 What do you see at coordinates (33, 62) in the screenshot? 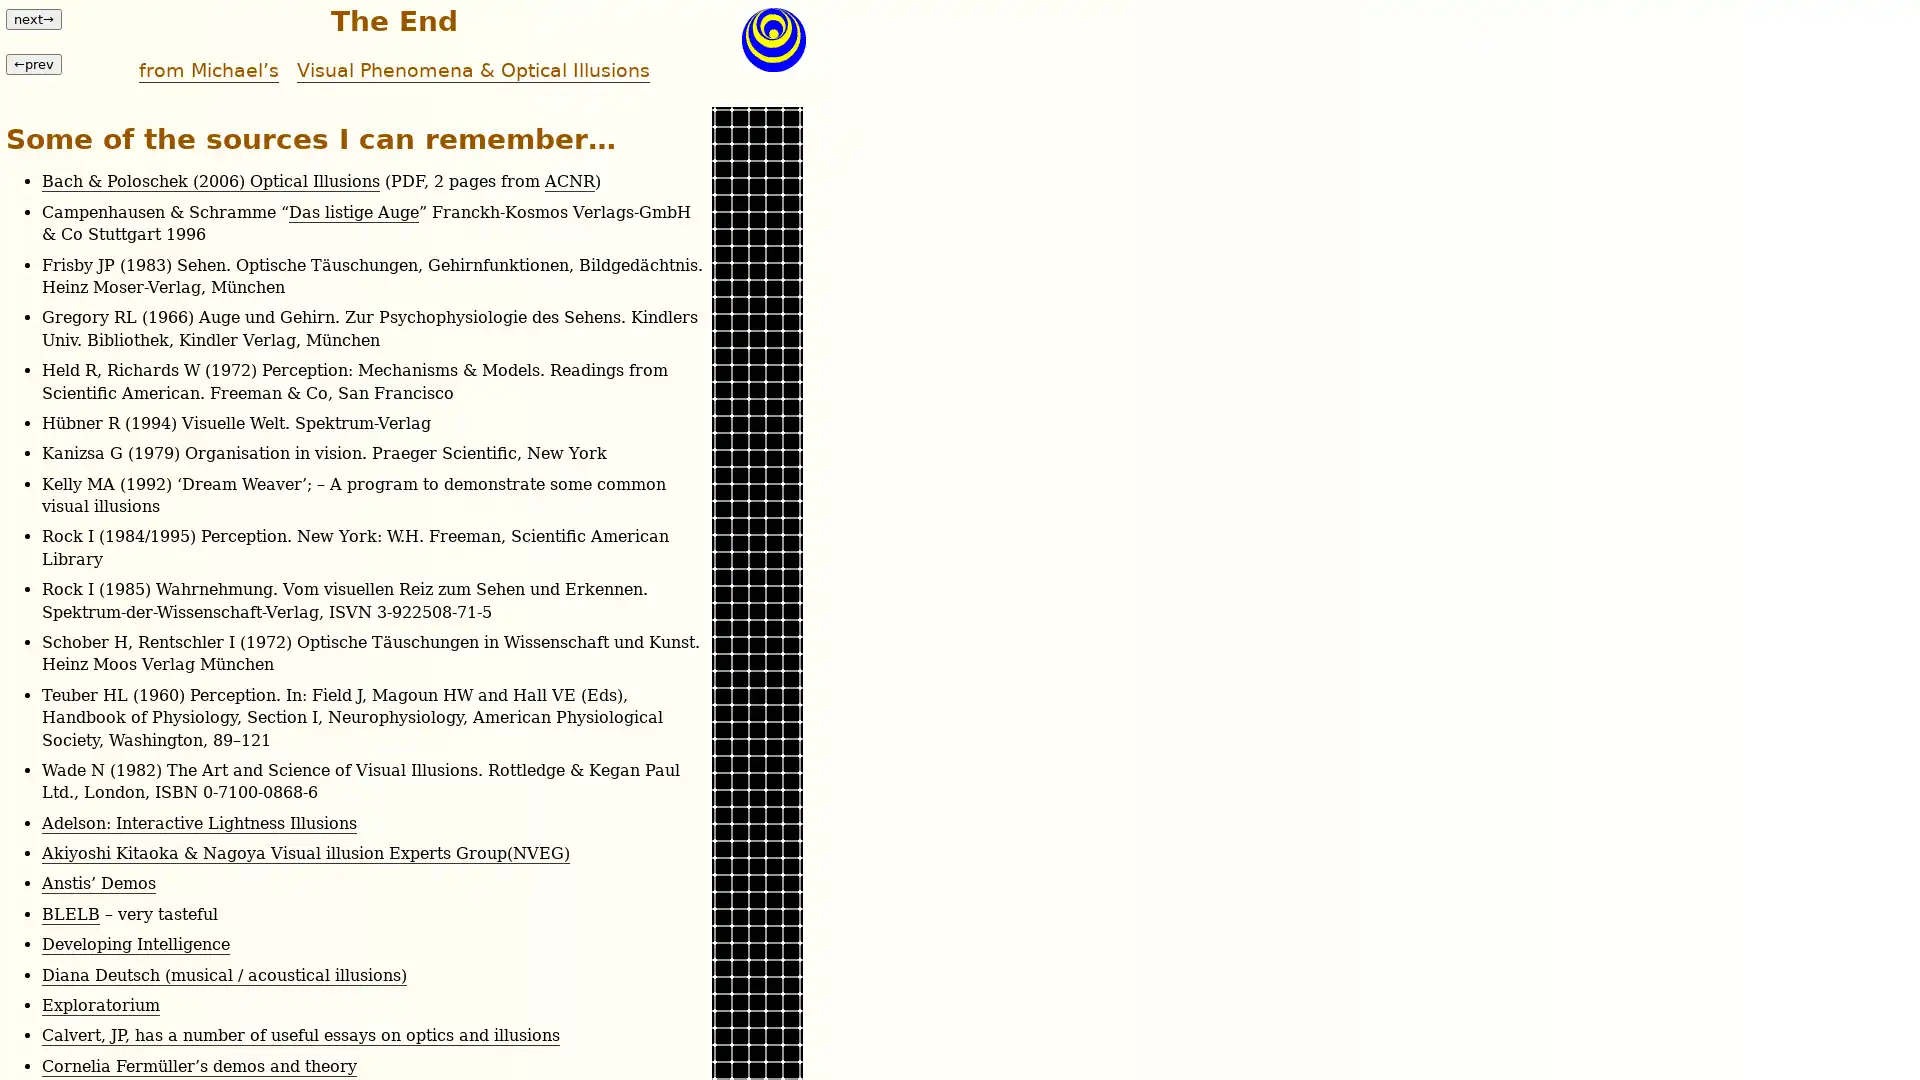
I see `prev` at bounding box center [33, 62].